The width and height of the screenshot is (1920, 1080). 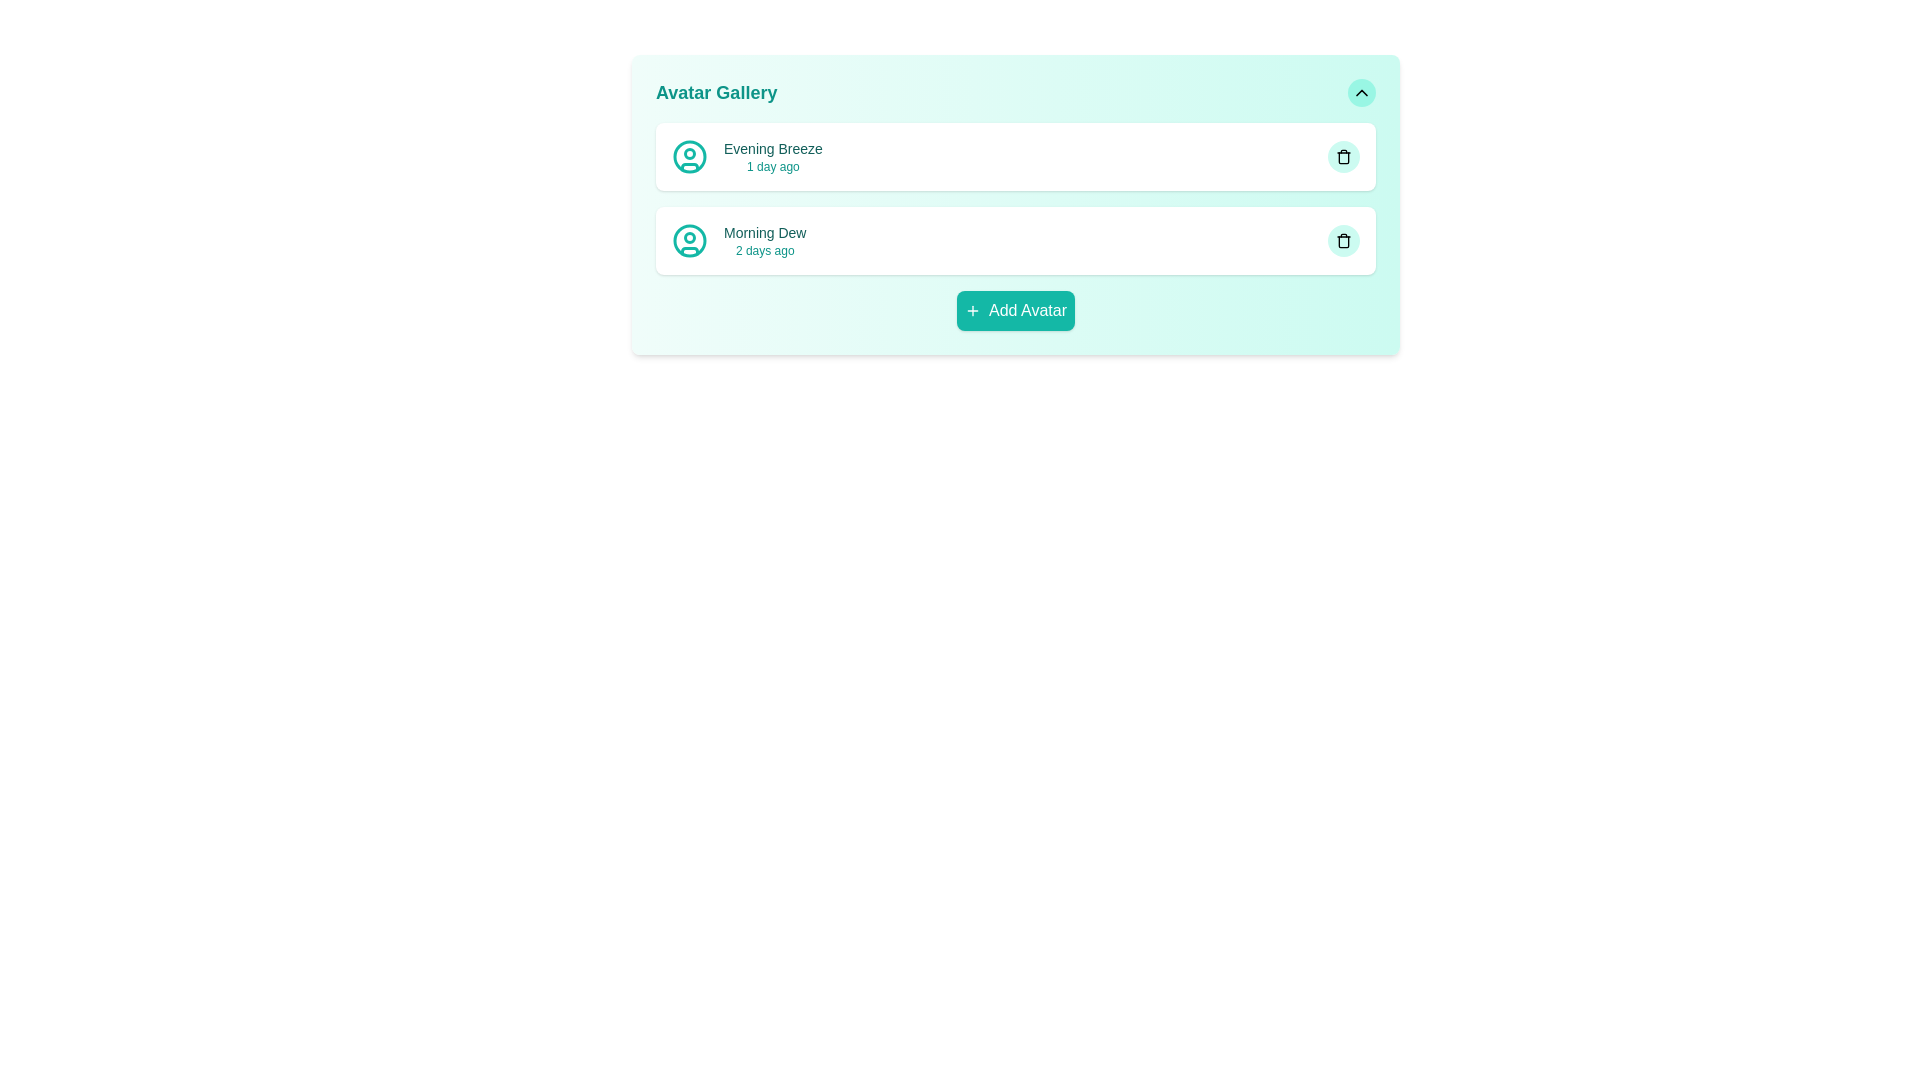 What do you see at coordinates (1344, 156) in the screenshot?
I see `the delete button located at the right end of the first row, adjacent to the content displaying 'Evening Breeze 1 day ago'` at bounding box center [1344, 156].